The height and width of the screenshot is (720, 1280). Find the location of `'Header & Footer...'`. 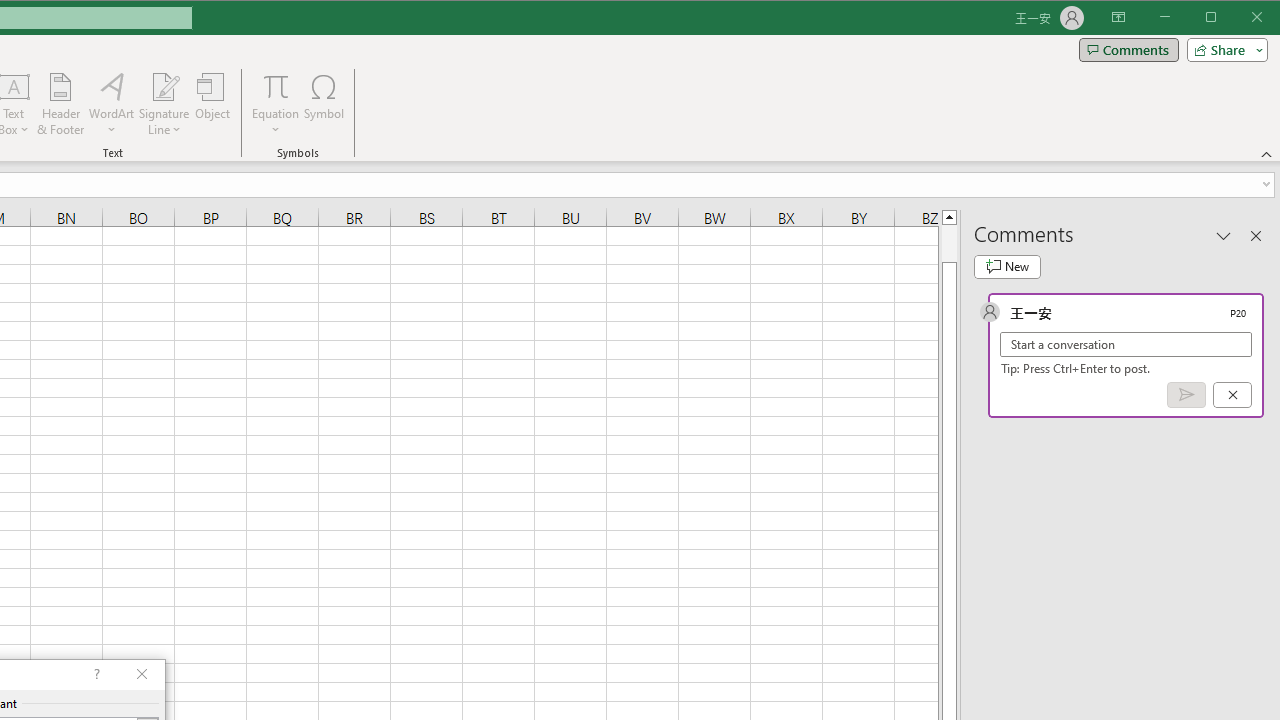

'Header & Footer...' is located at coordinates (60, 104).